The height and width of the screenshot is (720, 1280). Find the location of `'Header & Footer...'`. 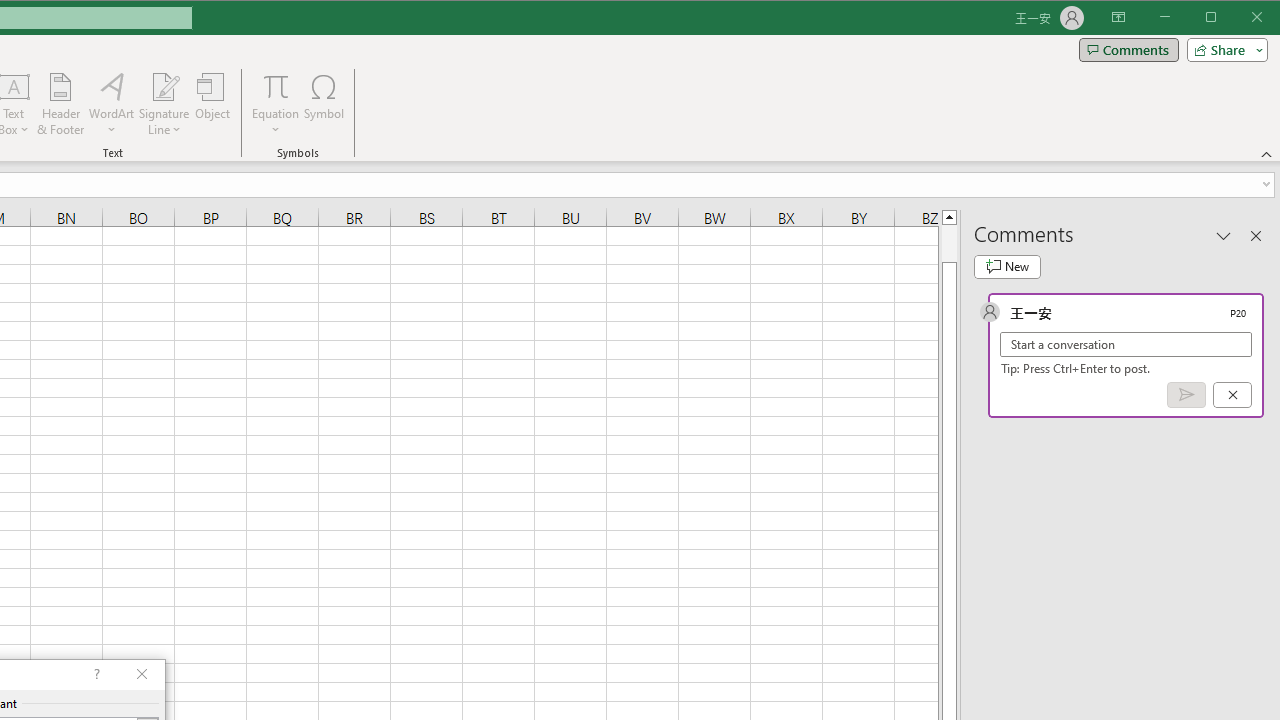

'Header & Footer...' is located at coordinates (60, 104).